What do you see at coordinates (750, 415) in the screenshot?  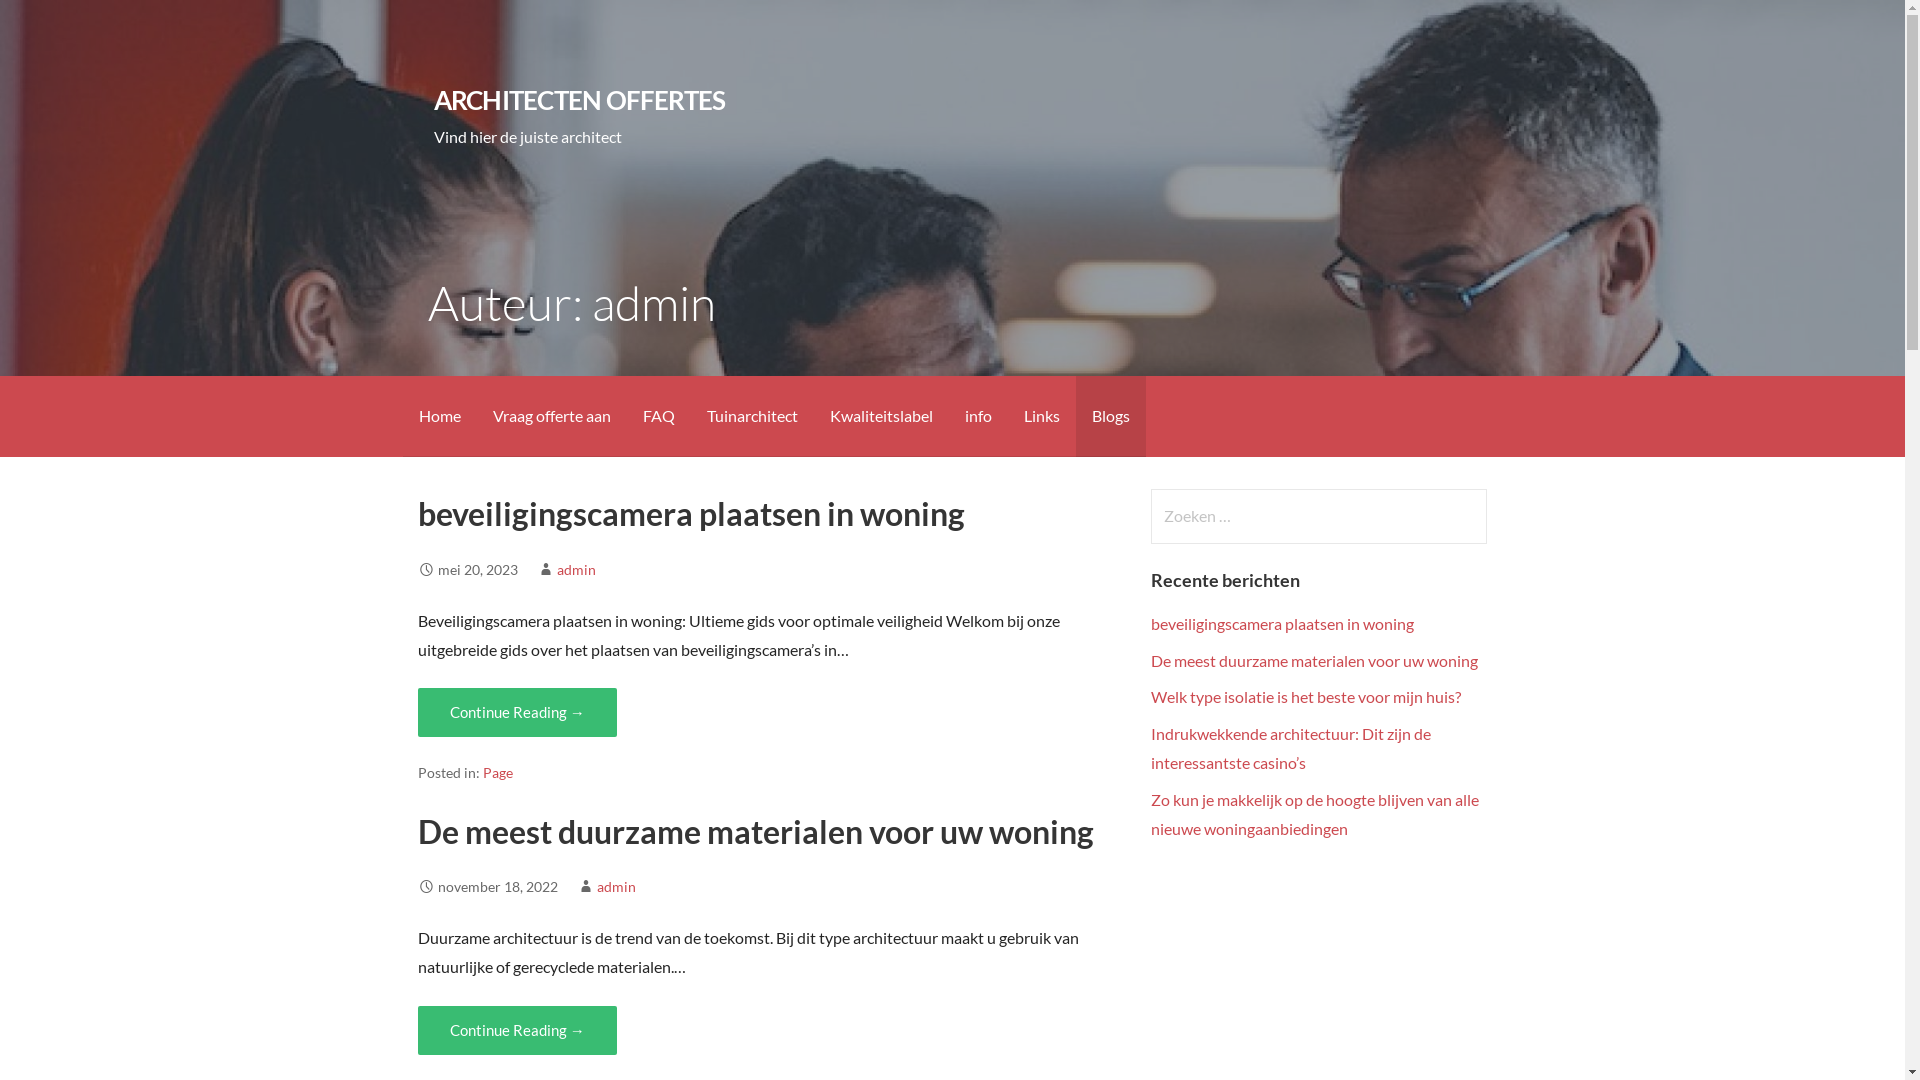 I see `'Tuinarchitect'` at bounding box center [750, 415].